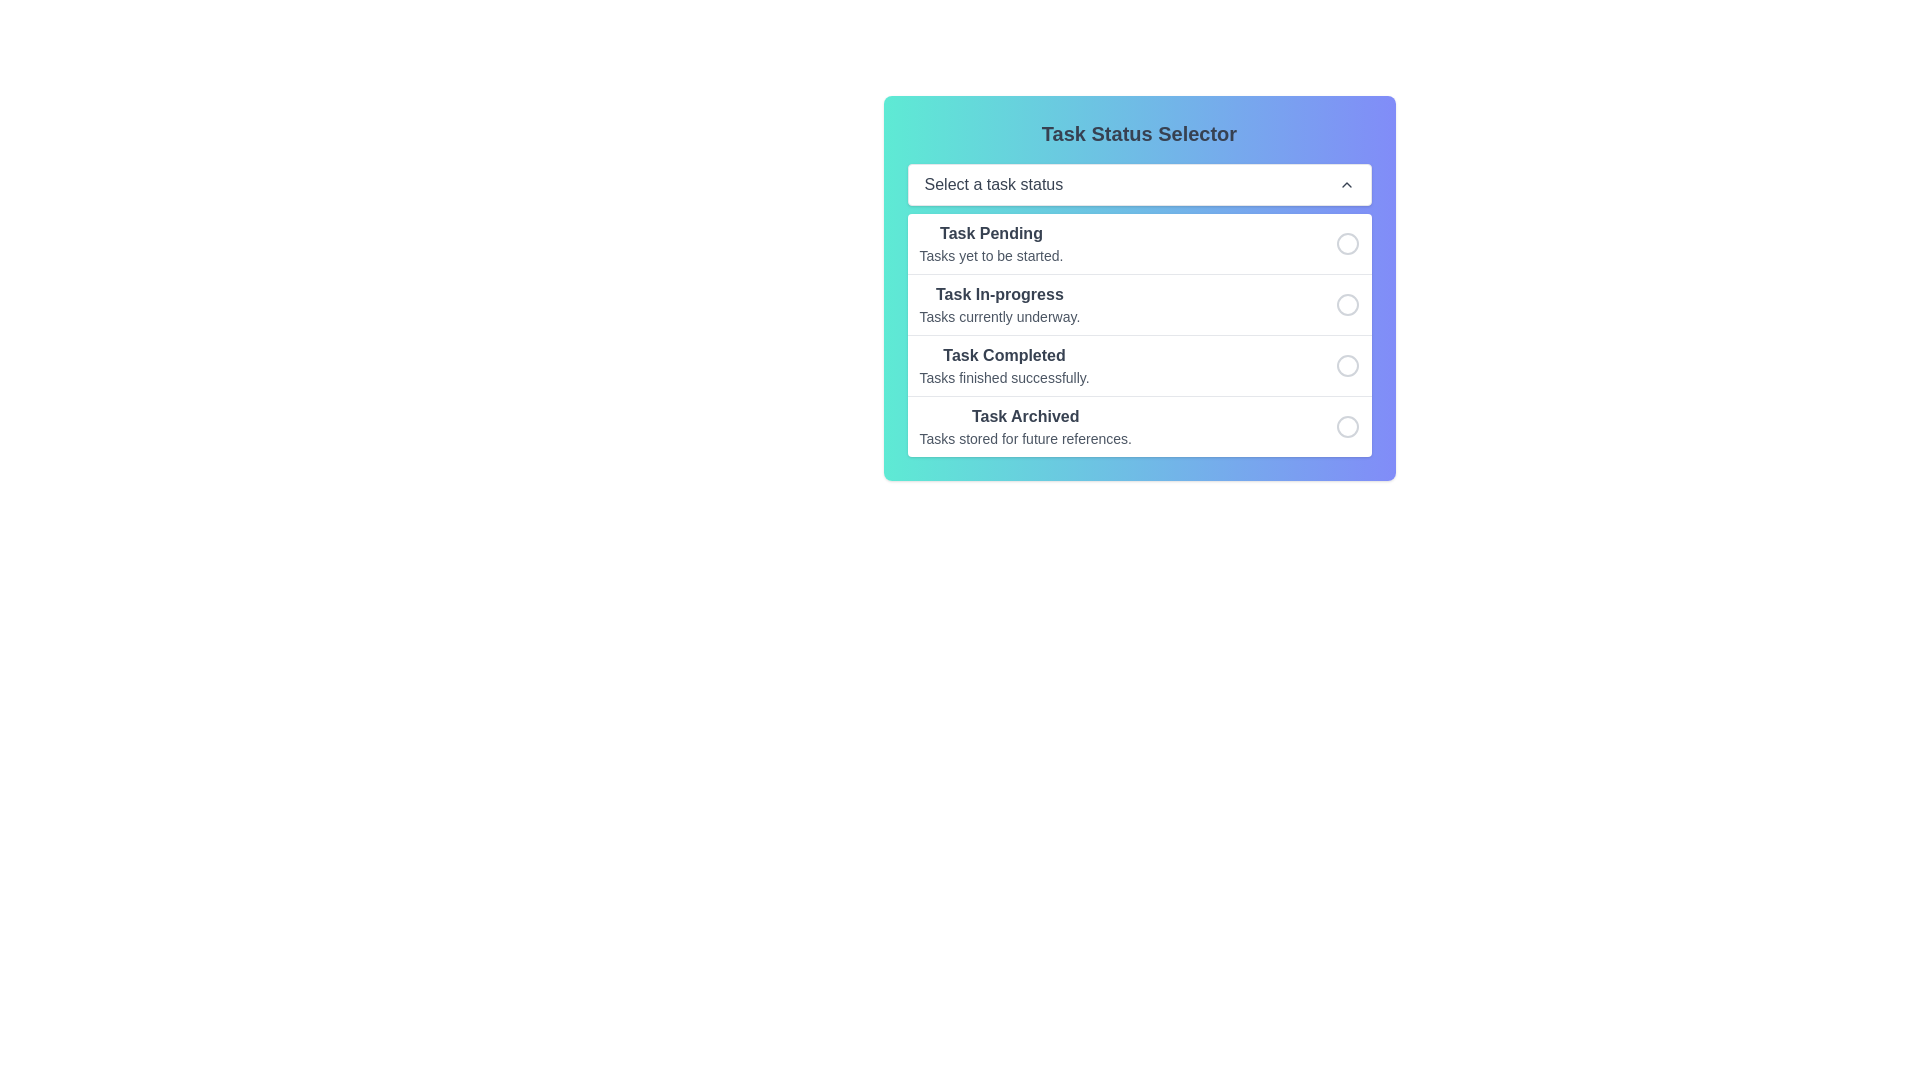 The image size is (1920, 1080). Describe the element at coordinates (1139, 242) in the screenshot. I see `the topmost selectable list item labeled 'Task Pending'` at that location.